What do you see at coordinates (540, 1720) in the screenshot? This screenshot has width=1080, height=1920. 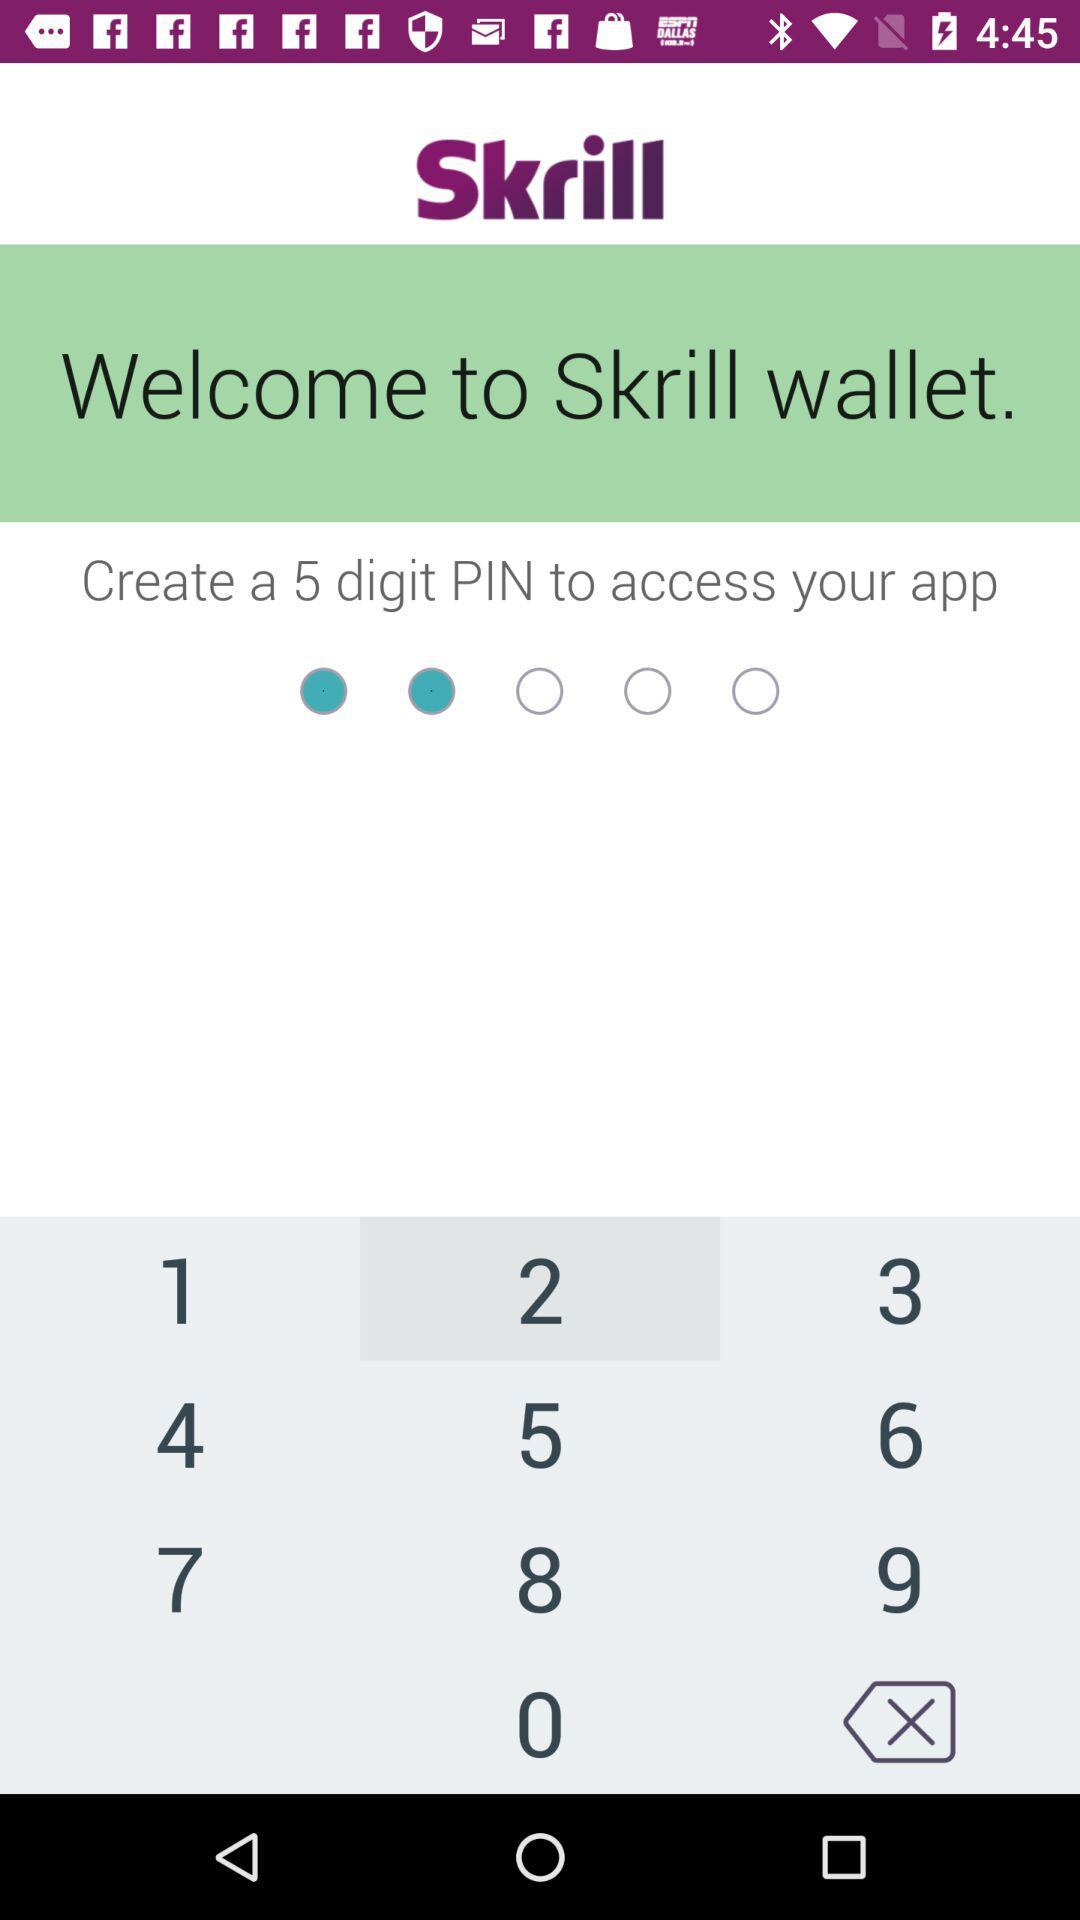 I see `the item to the left of 9 icon` at bounding box center [540, 1720].